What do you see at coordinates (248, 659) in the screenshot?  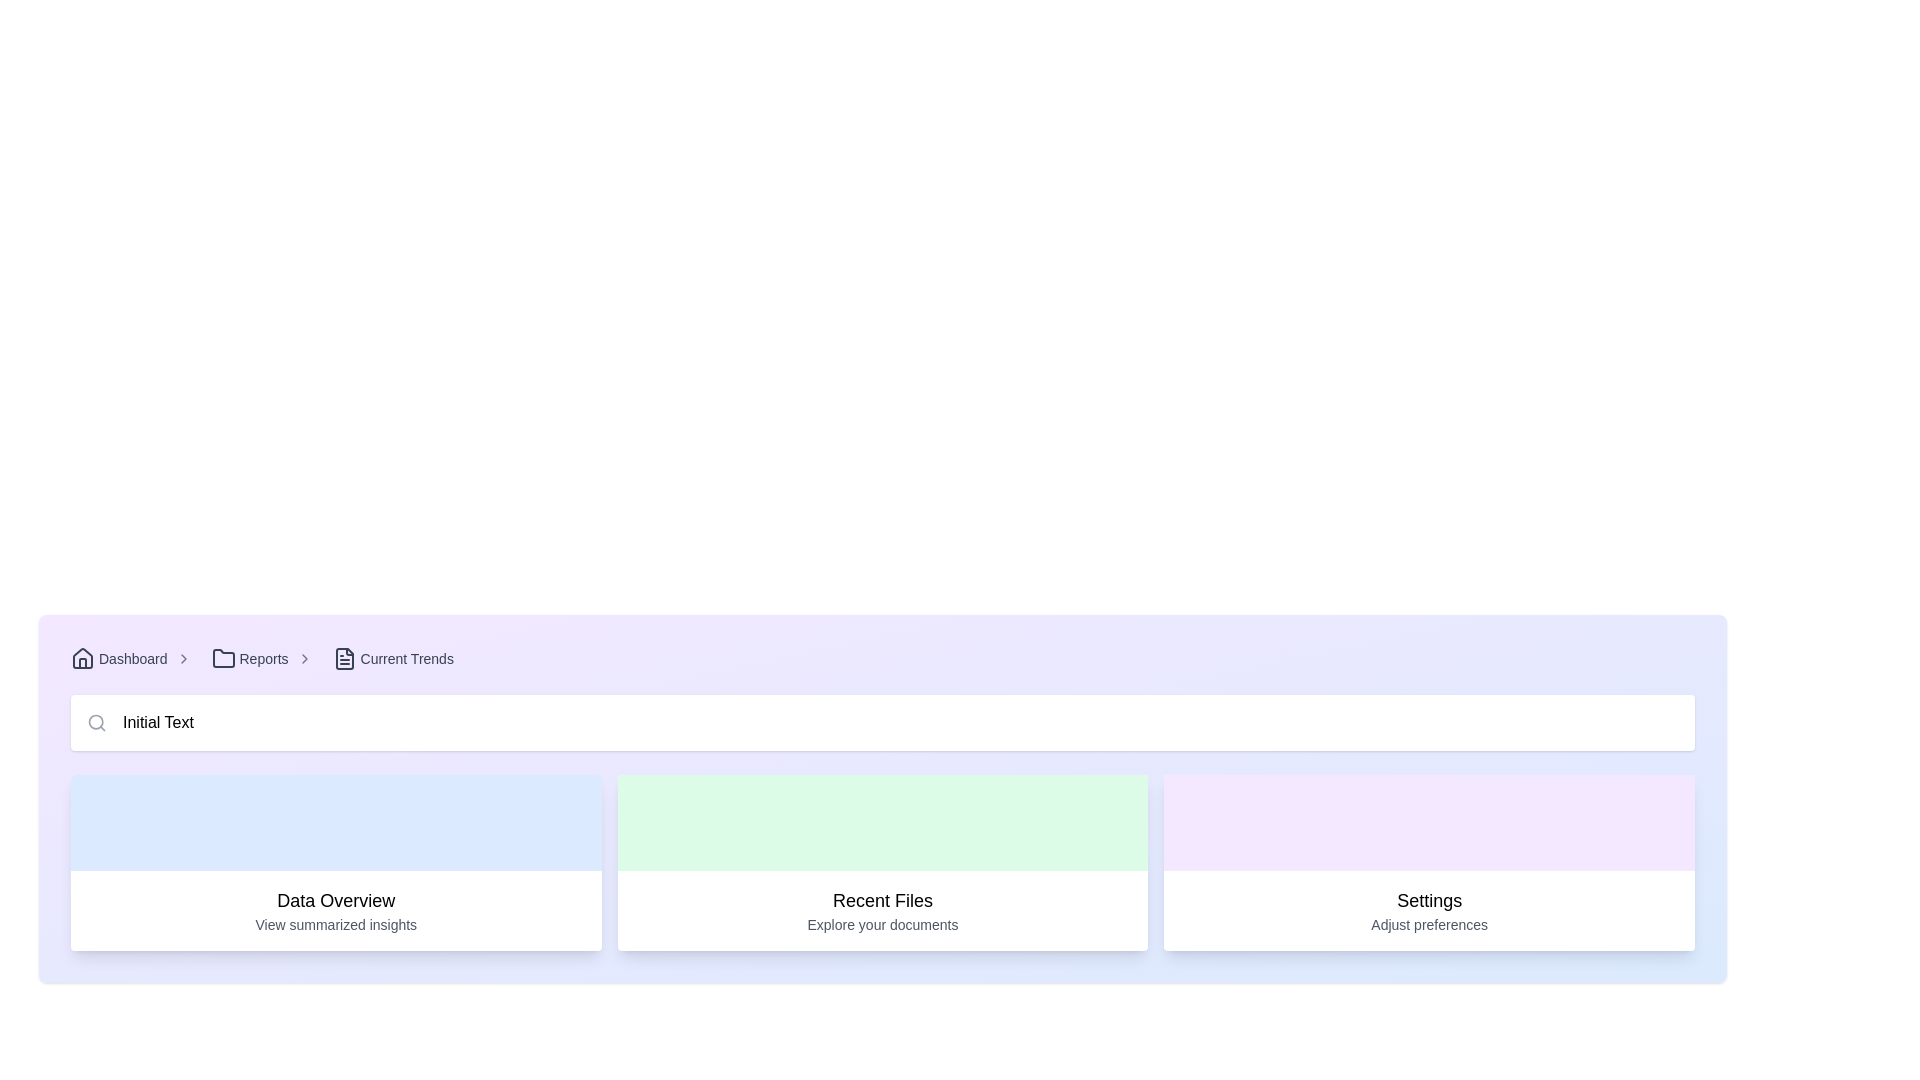 I see `the hyperlink with an embedded folder icon and text` at bounding box center [248, 659].